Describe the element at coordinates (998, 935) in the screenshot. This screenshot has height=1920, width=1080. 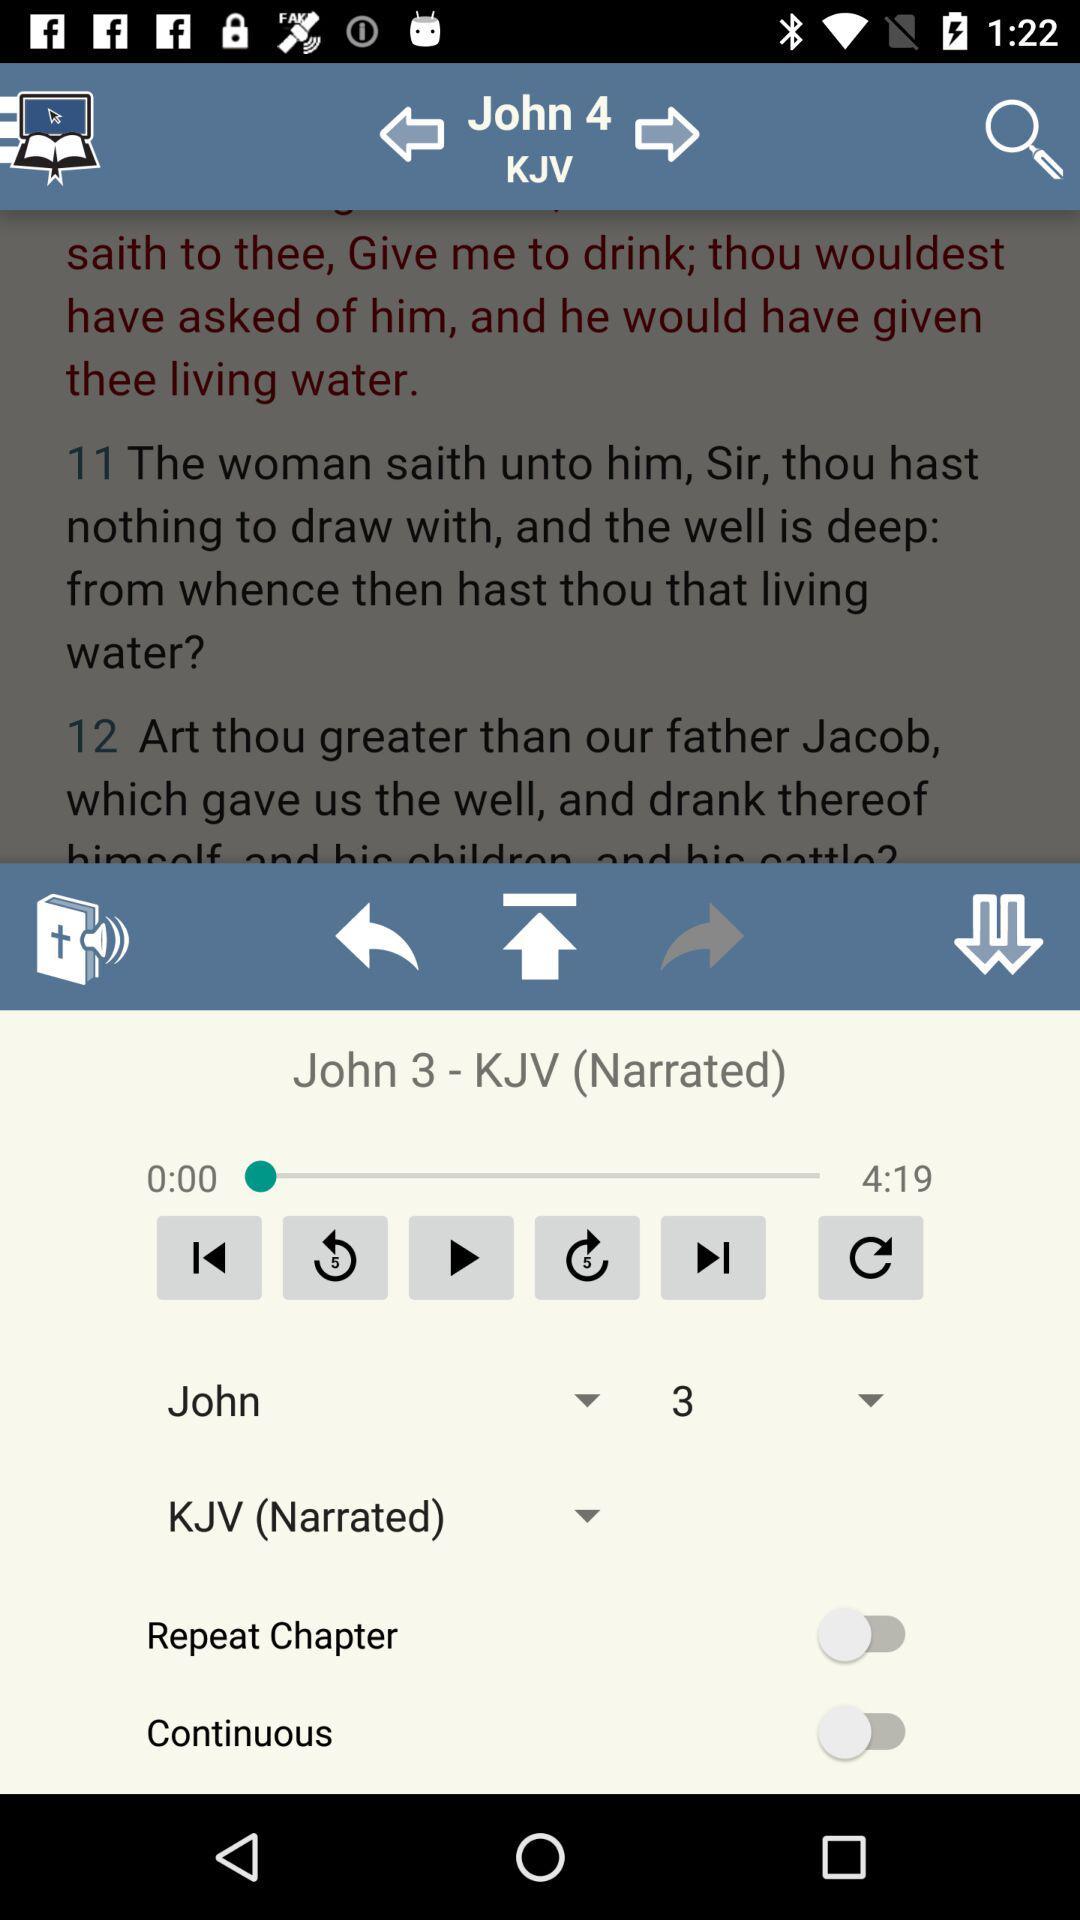
I see `collapse` at that location.